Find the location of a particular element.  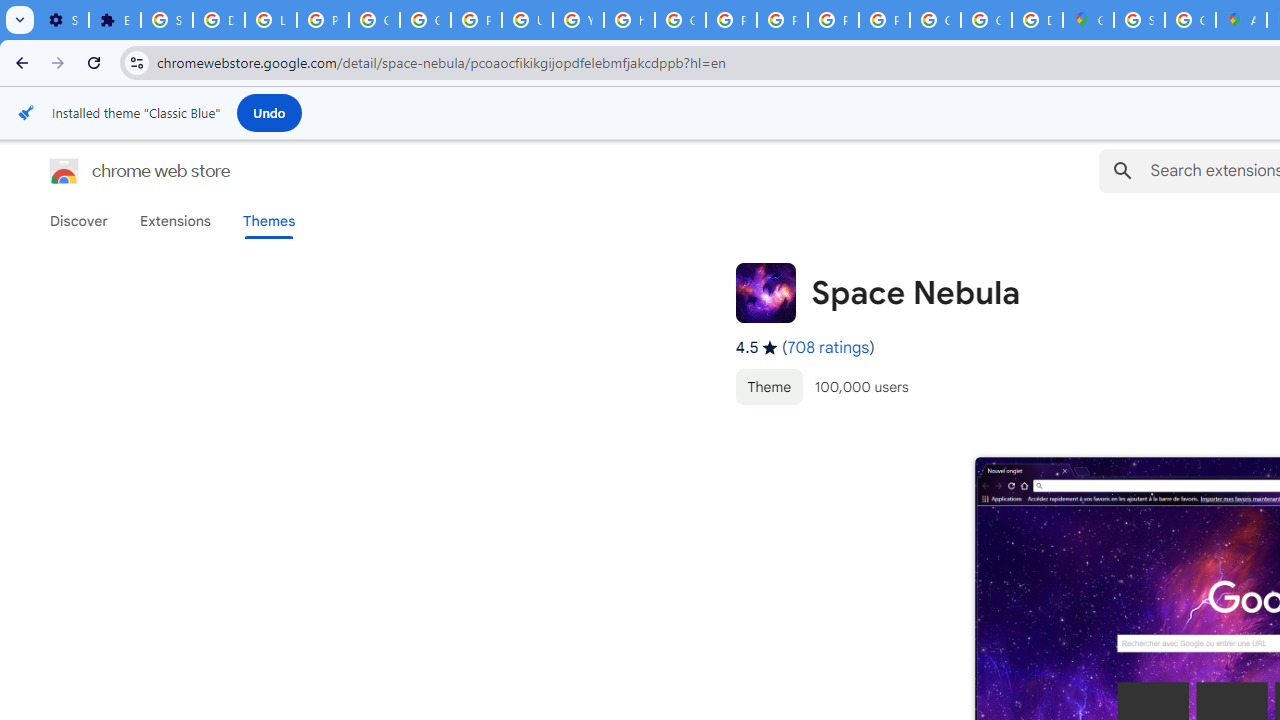

'Sign in - Google Accounts' is located at coordinates (1139, 20).